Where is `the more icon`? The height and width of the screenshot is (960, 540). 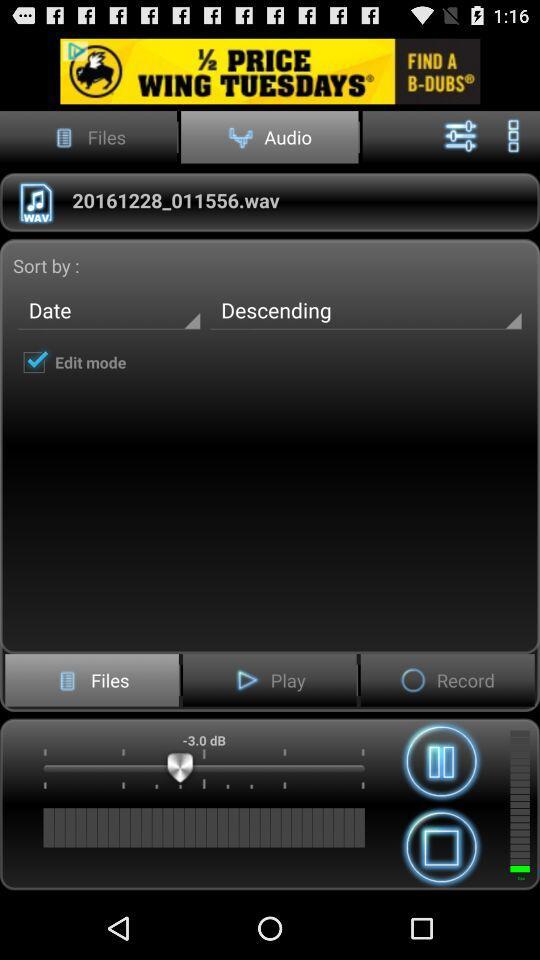
the more icon is located at coordinates (513, 144).